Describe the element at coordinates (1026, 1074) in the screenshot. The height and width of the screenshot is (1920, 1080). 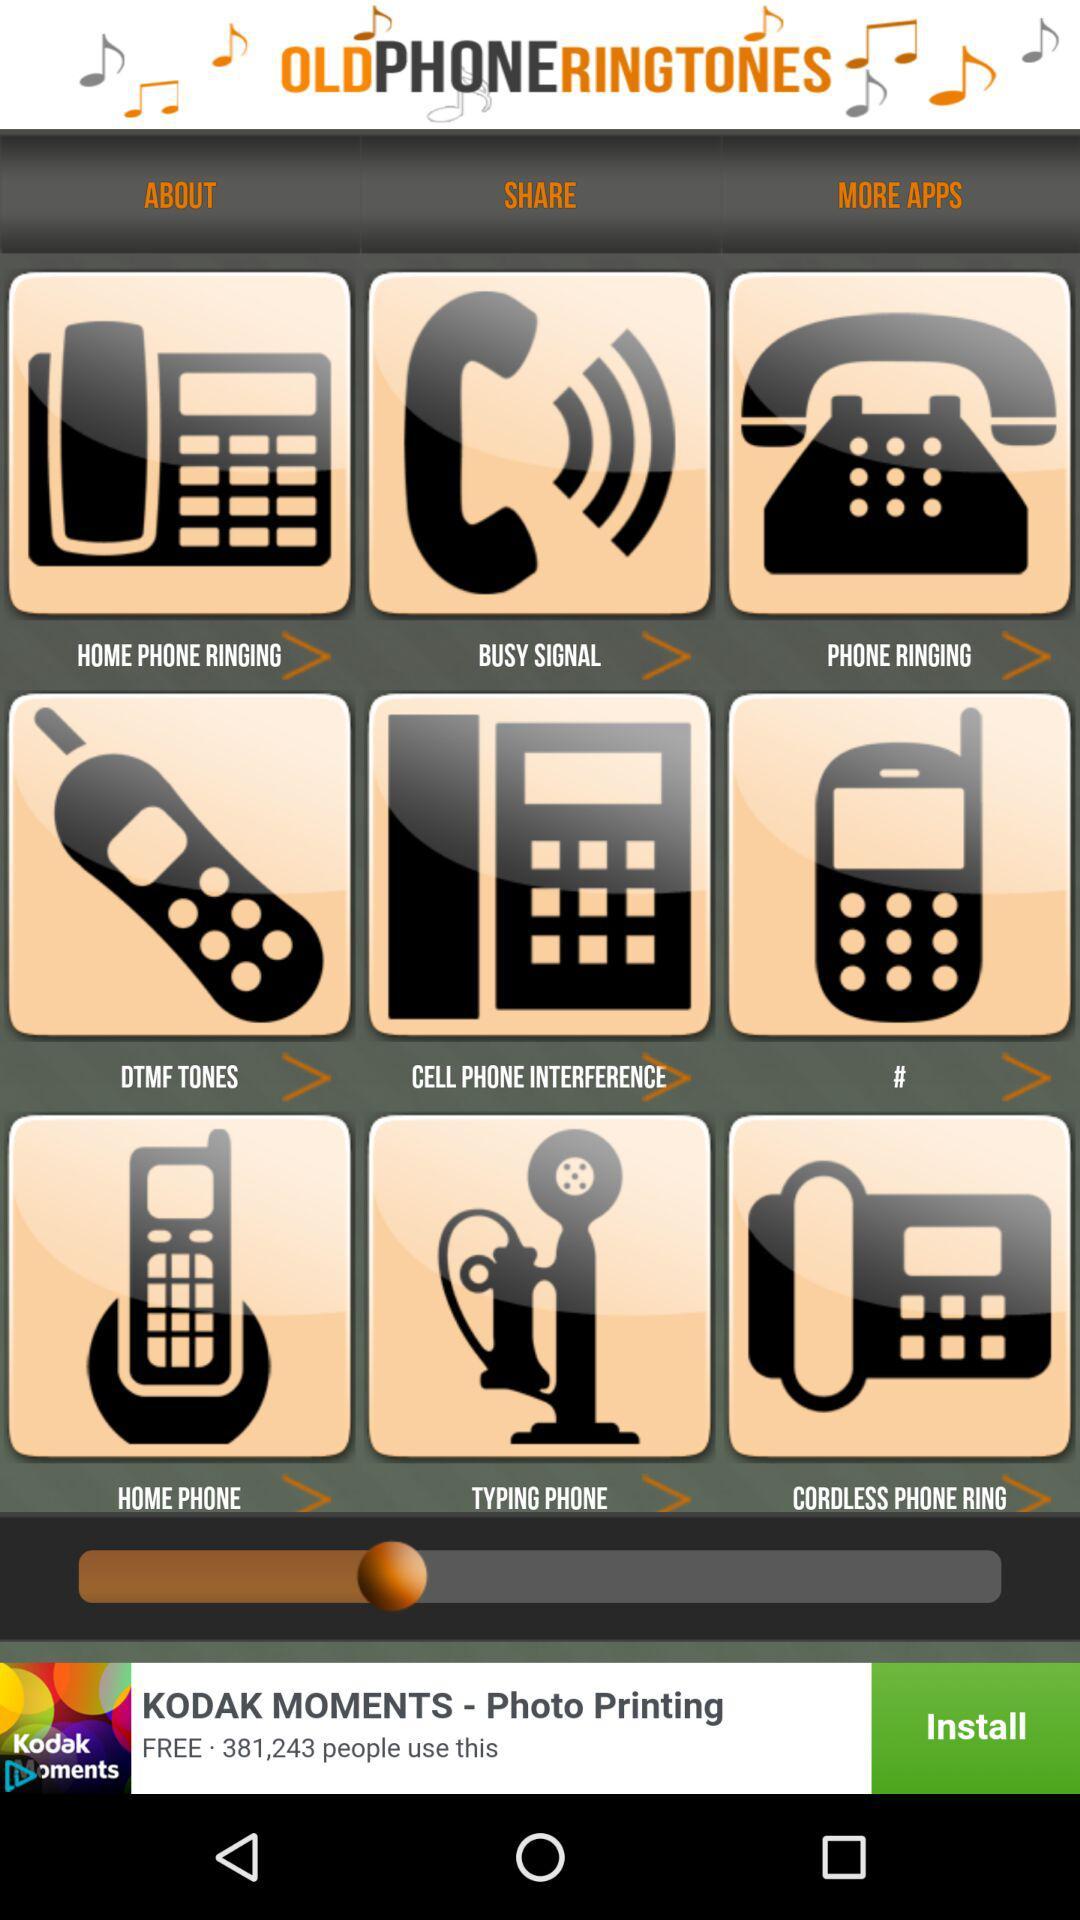
I see `next option` at that location.